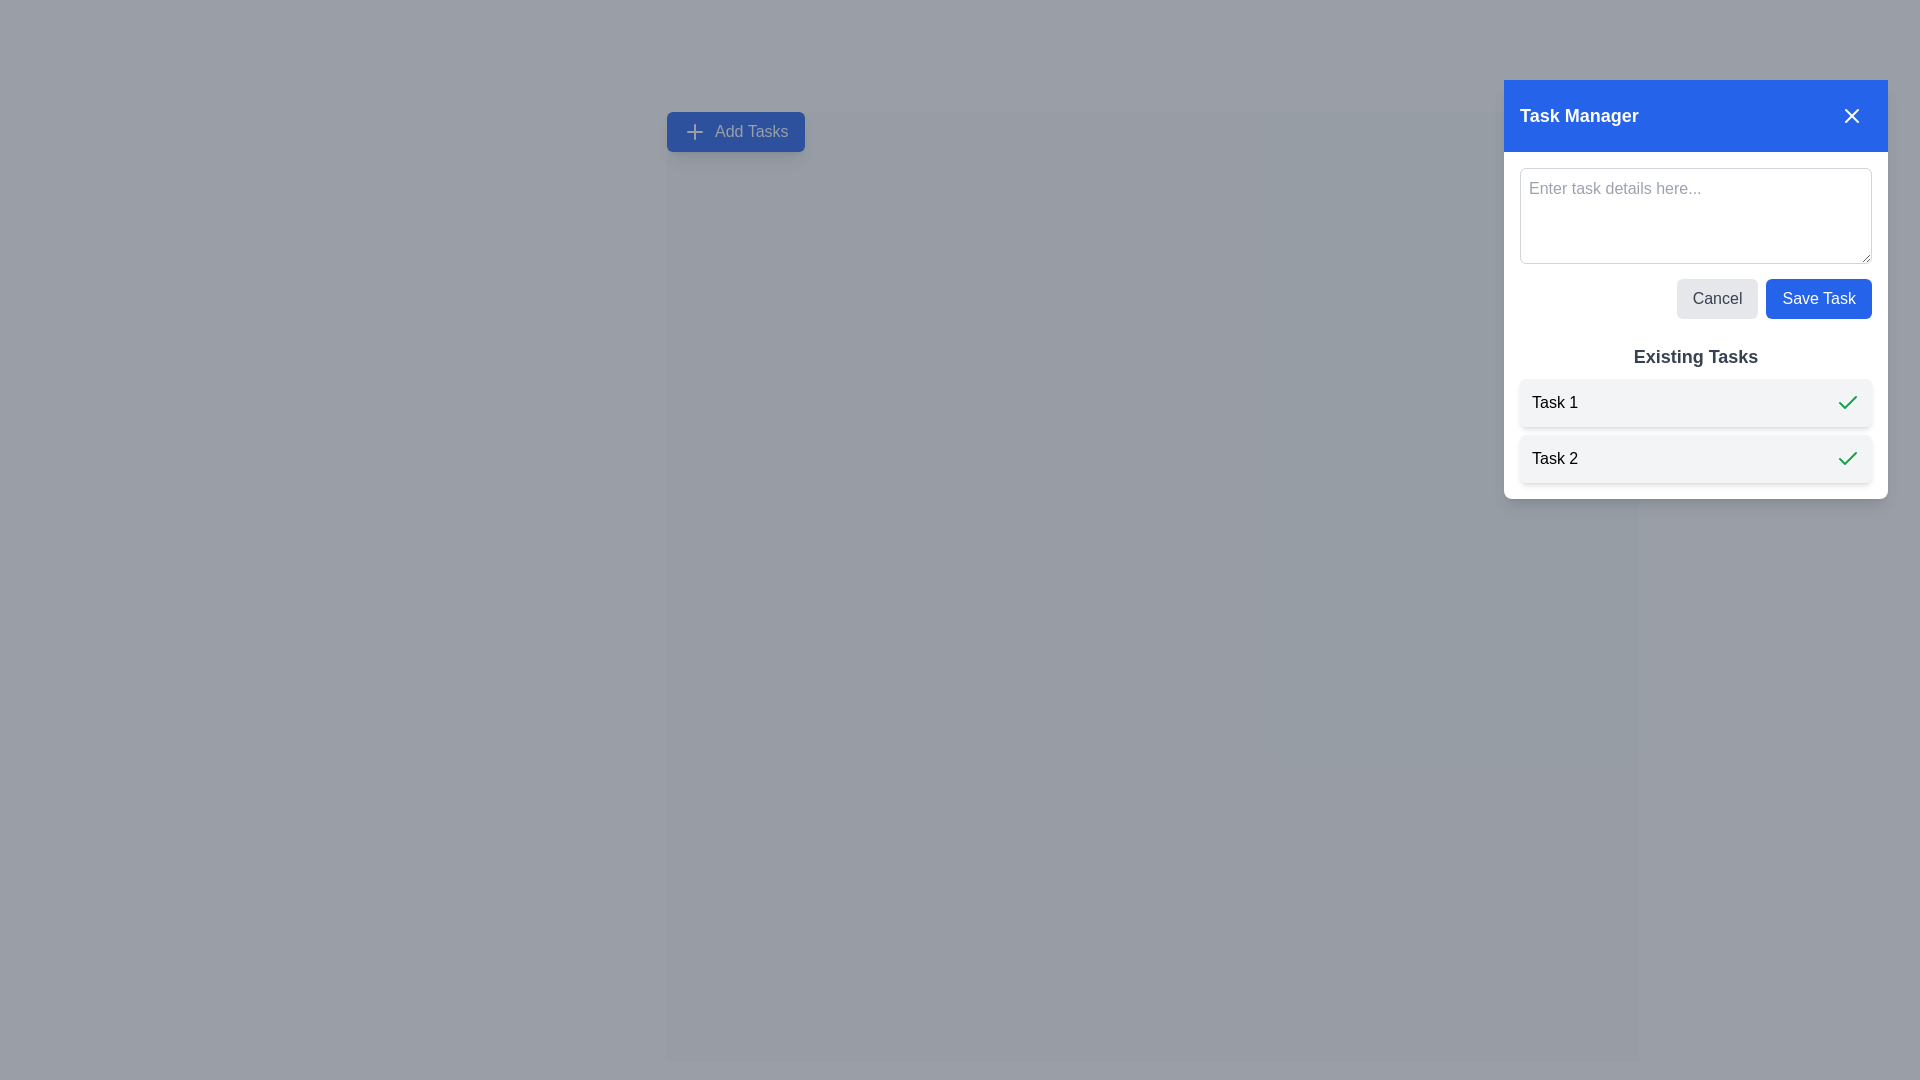 The image size is (1920, 1080). I want to click on the status icon for 'Task 2', which is located to the far right of the 'Task 2' label within the 'Existing Tasks' section, so click(1847, 459).